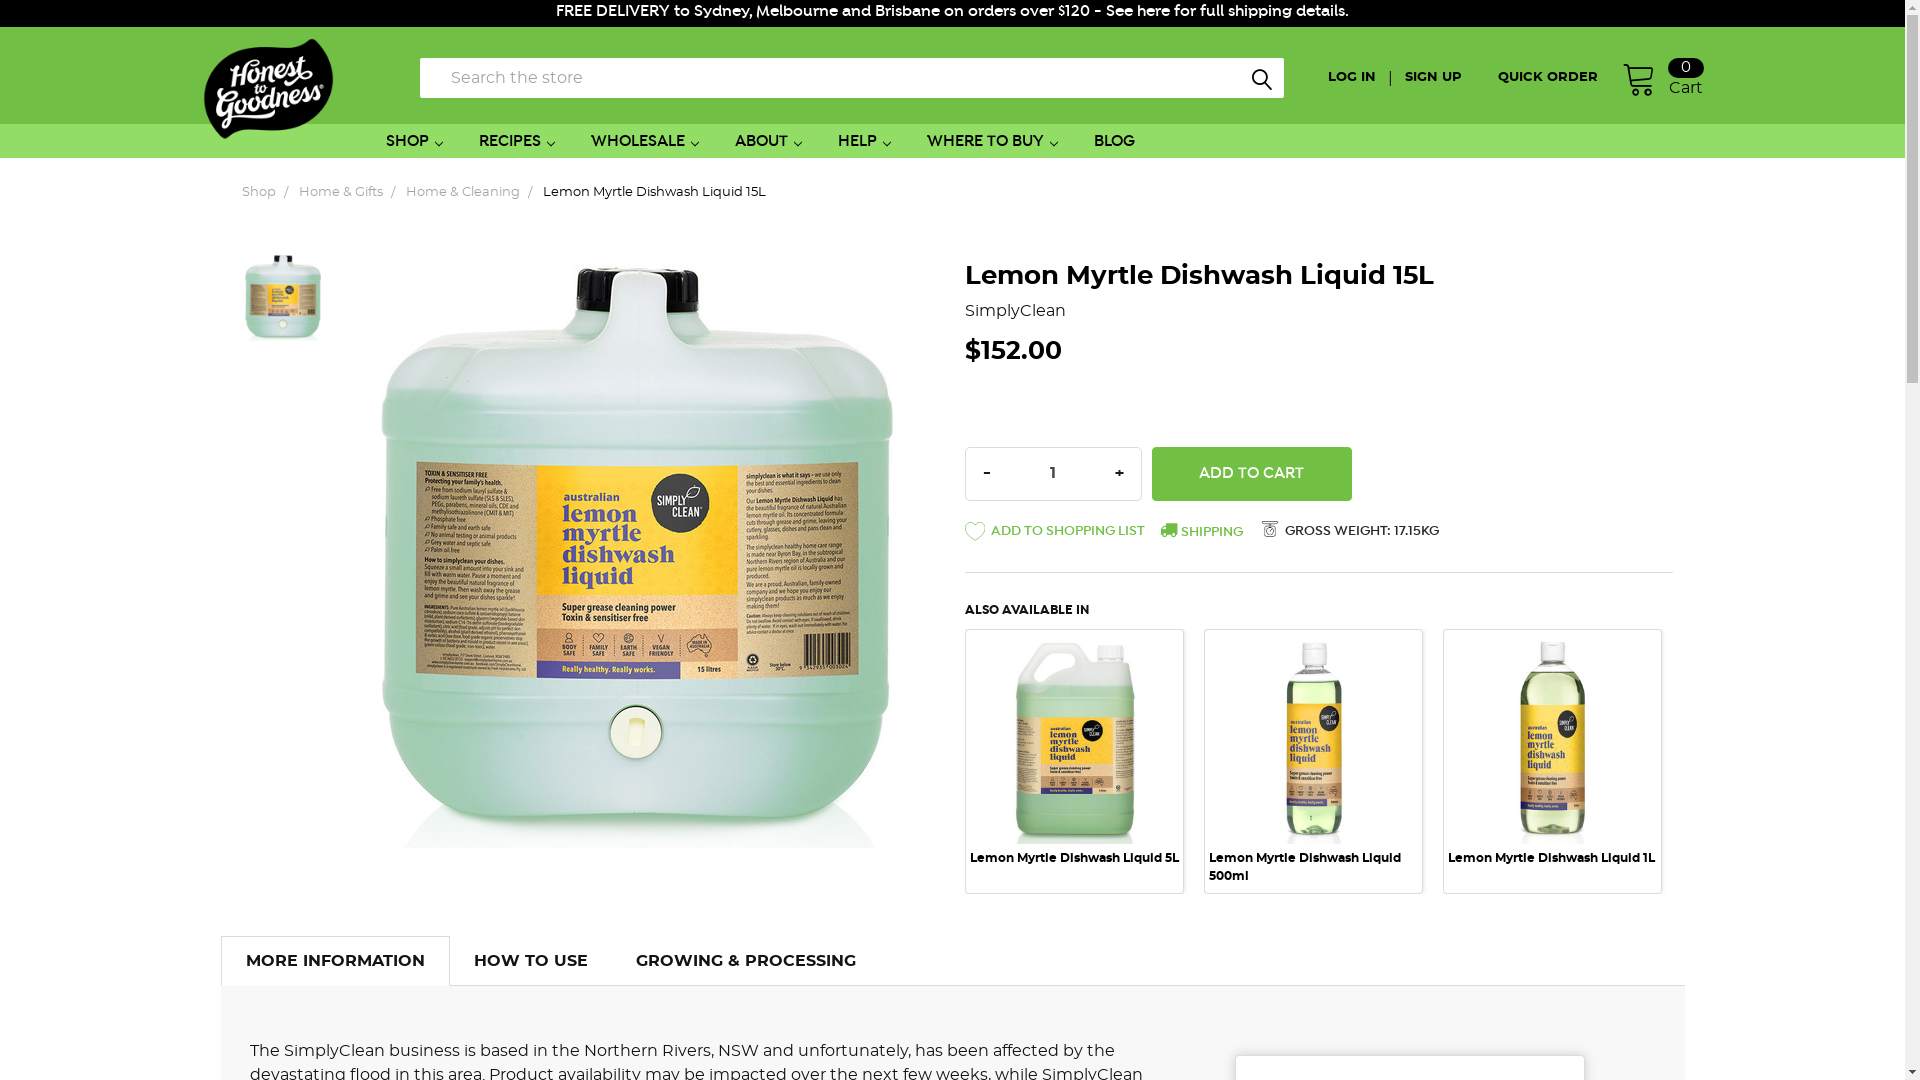 This screenshot has width=1920, height=1080. What do you see at coordinates (985, 473) in the screenshot?
I see `'DECREASE QUANTITY:` at bounding box center [985, 473].